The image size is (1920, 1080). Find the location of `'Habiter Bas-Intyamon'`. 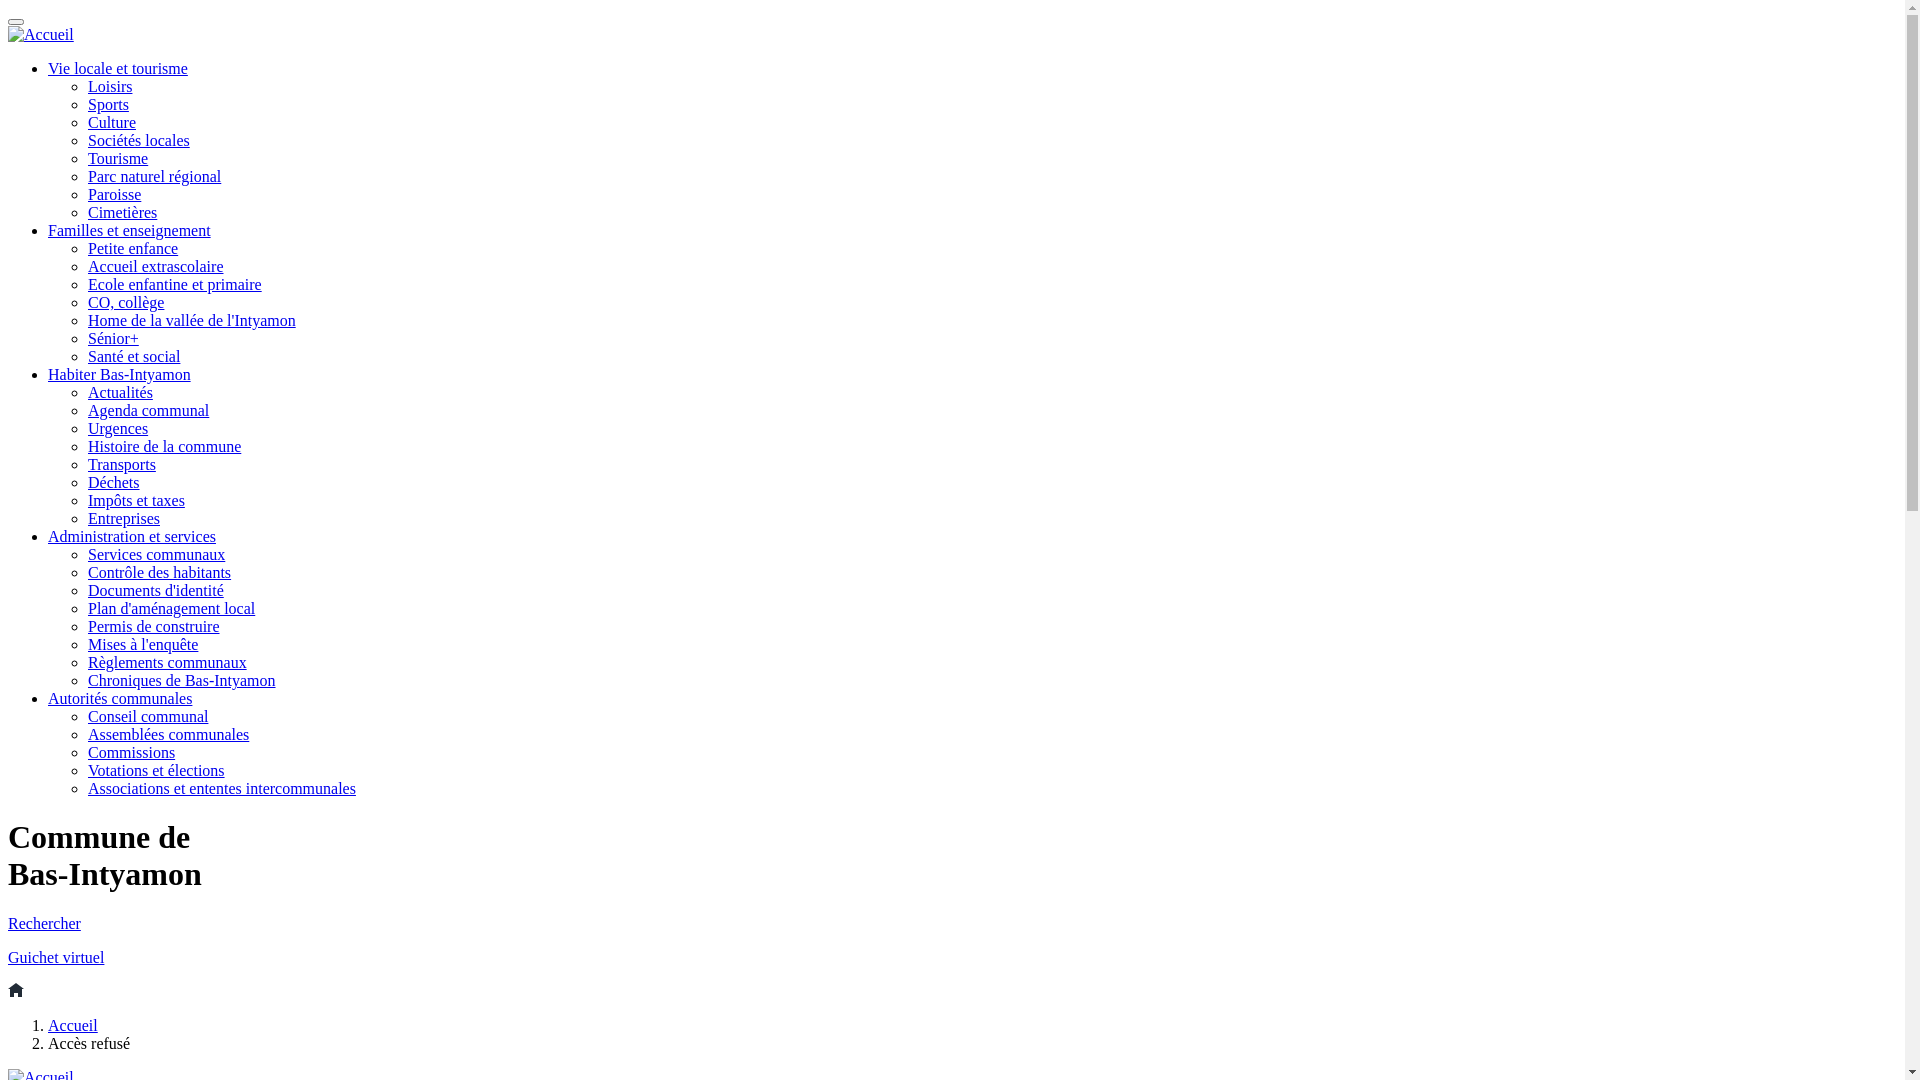

'Habiter Bas-Intyamon' is located at coordinates (118, 374).